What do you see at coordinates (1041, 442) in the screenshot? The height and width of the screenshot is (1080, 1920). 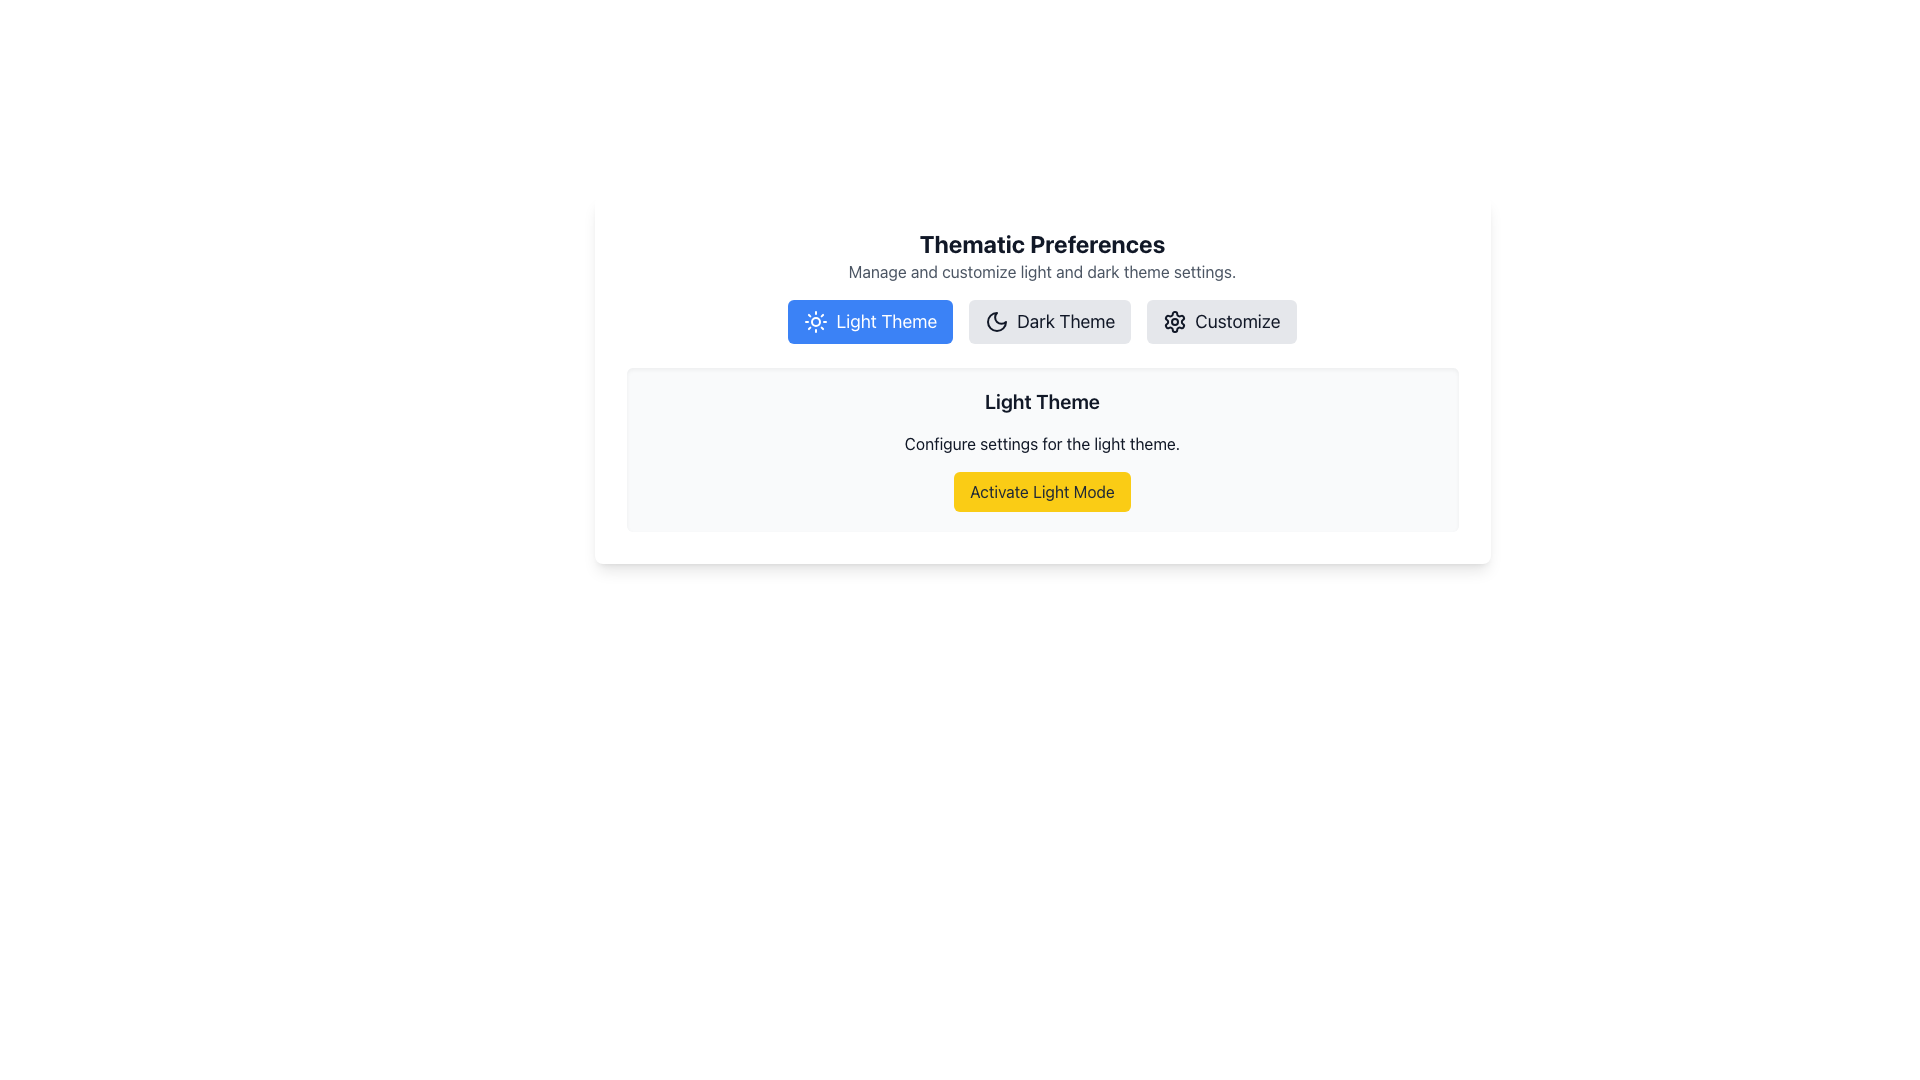 I see `the static text element that provides configuration instructions related to the light theme, positioned below the 'Light Theme' heading and above the 'Activate Light Mode' button` at bounding box center [1041, 442].